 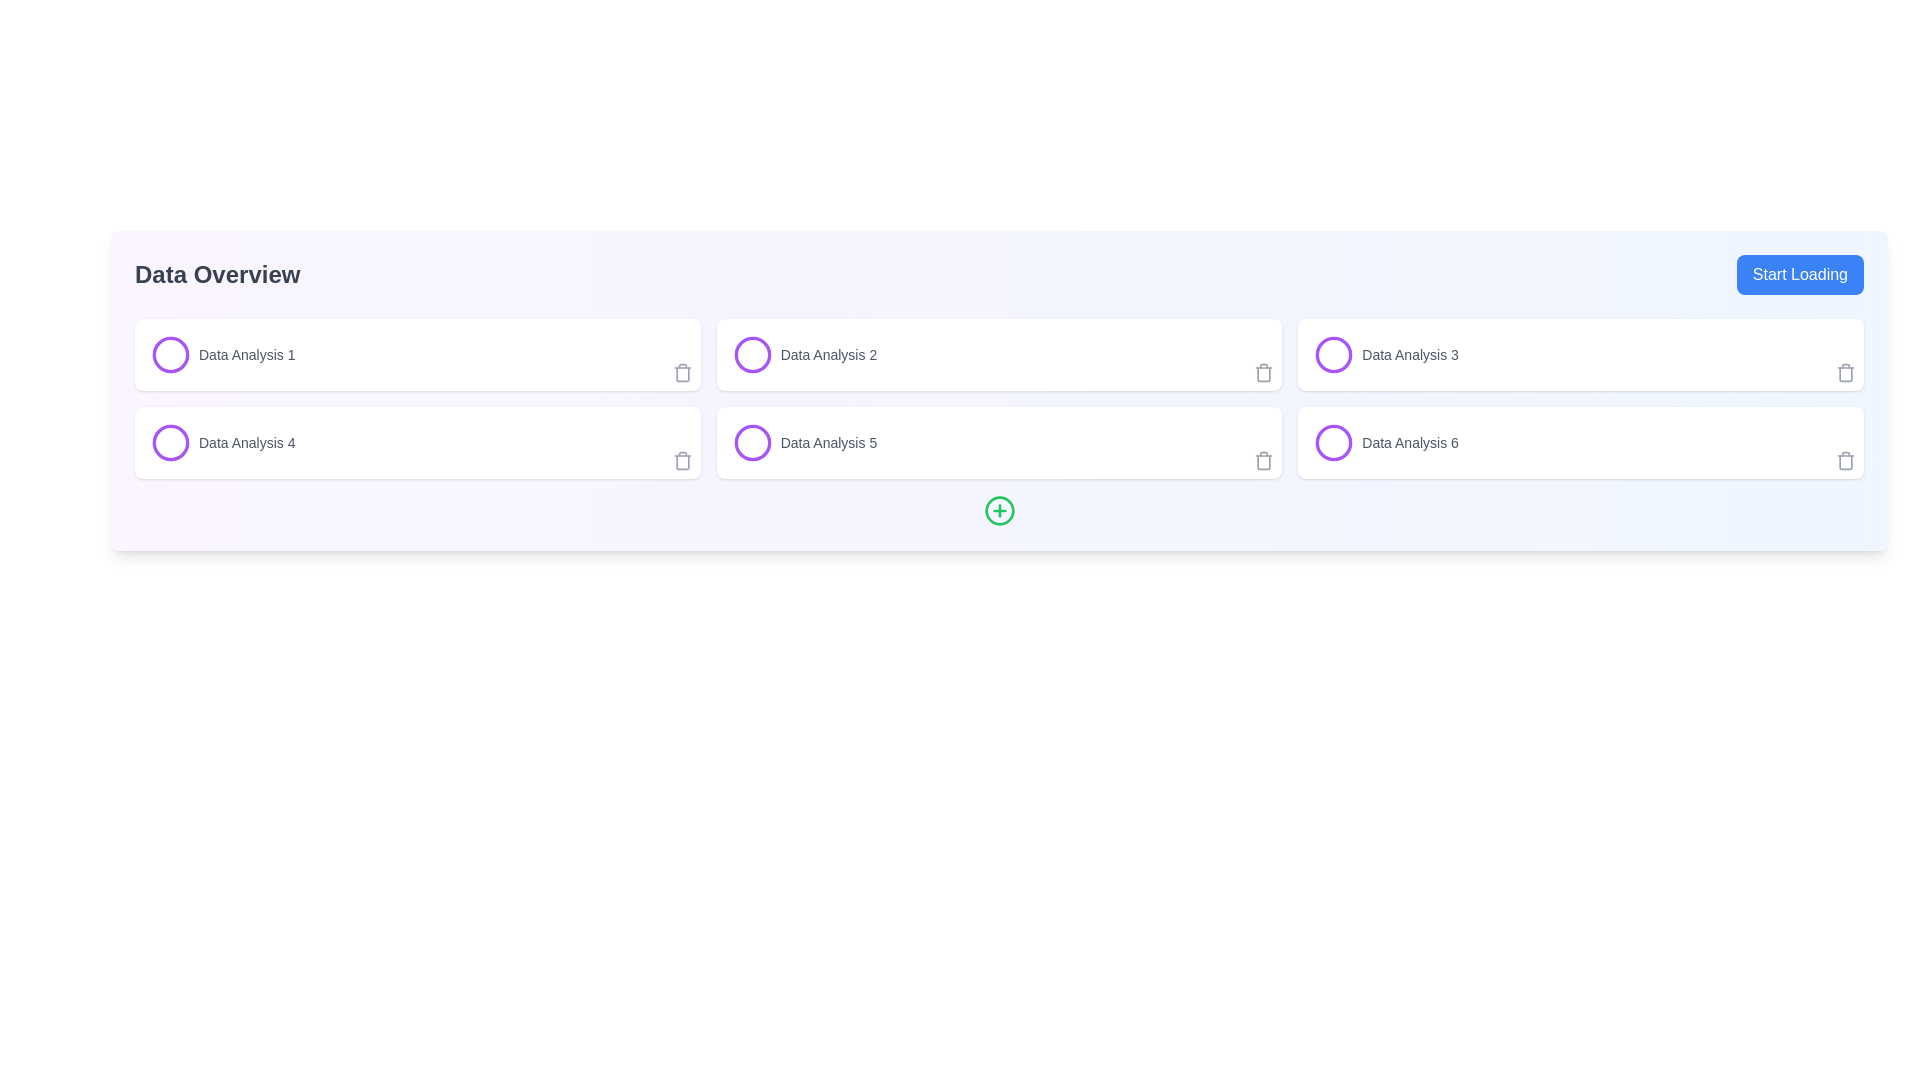 What do you see at coordinates (999, 509) in the screenshot?
I see `the green circle icon with a plus symbol at the bottom center of the interface` at bounding box center [999, 509].